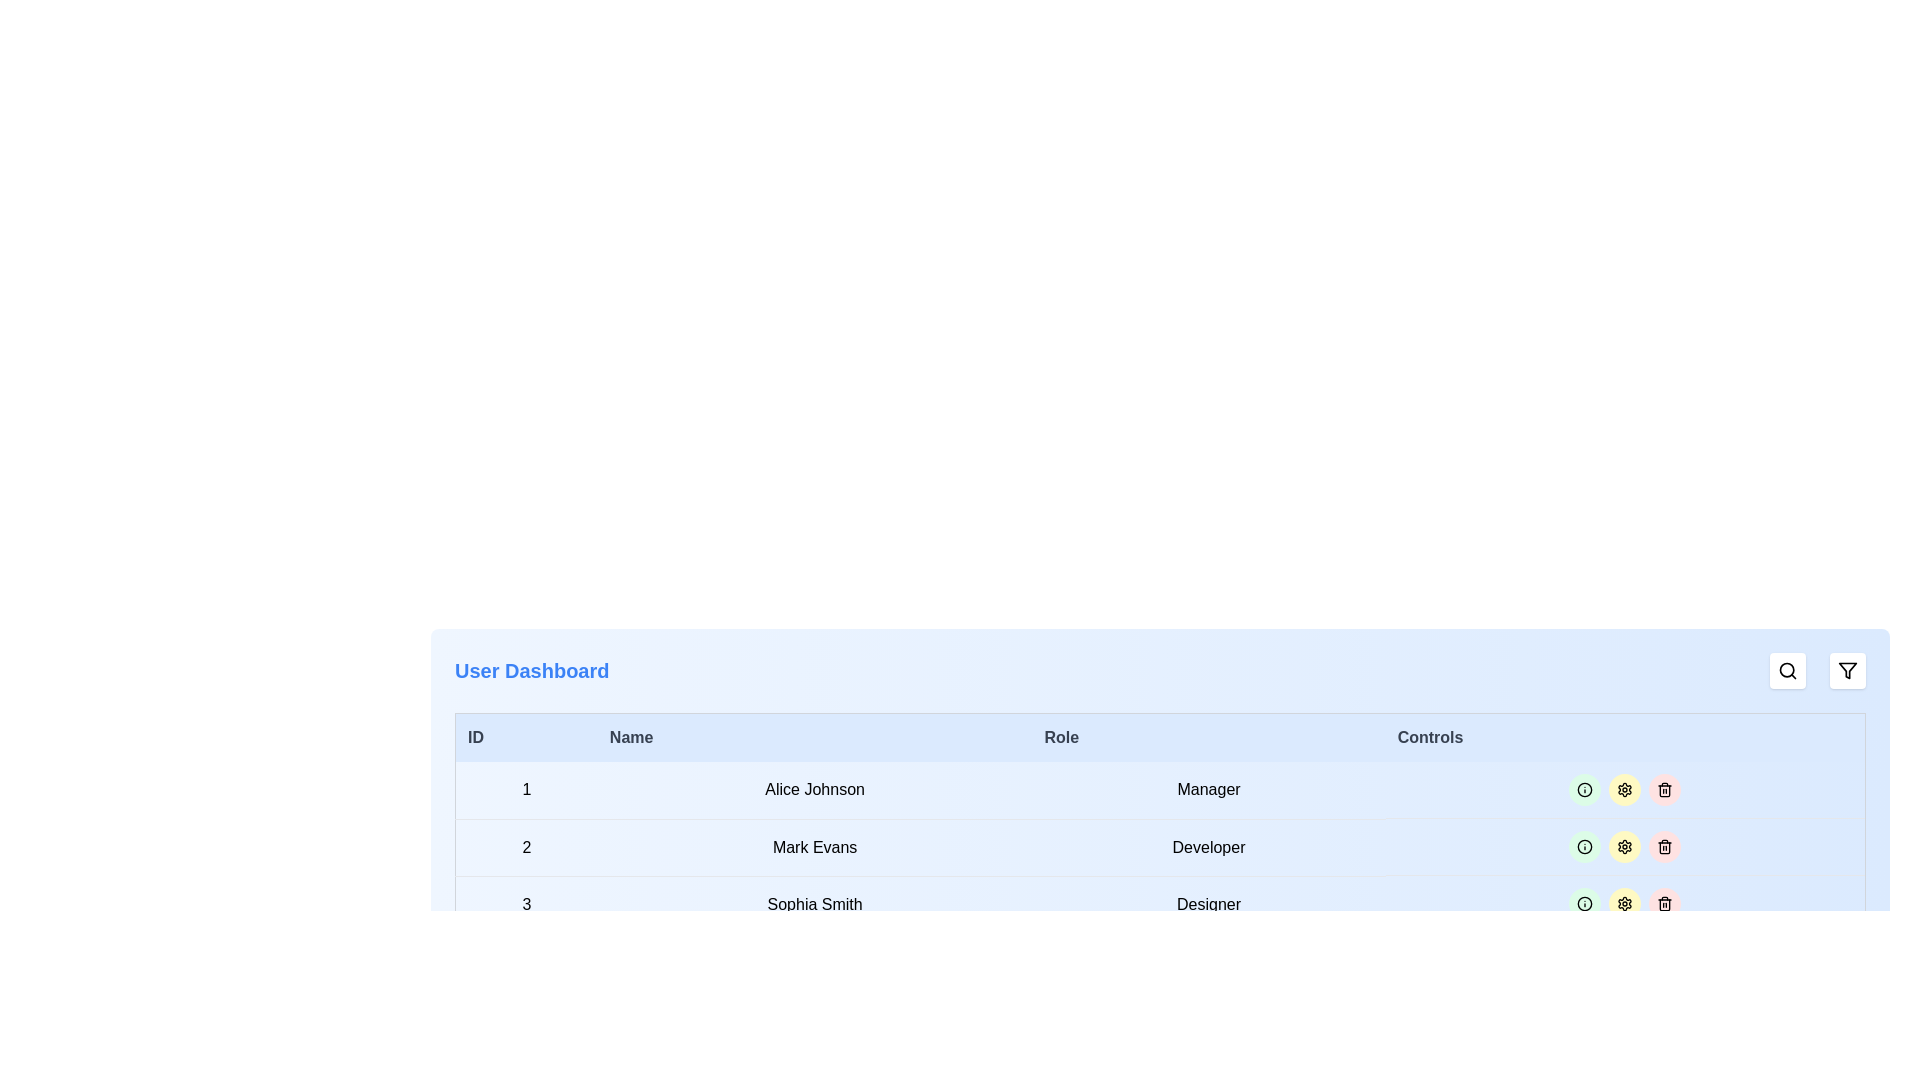  Describe the element at coordinates (1625, 903) in the screenshot. I see `the yellow circular button with a gear icon in the center, located in the third row of the 'Controls' column` at that location.